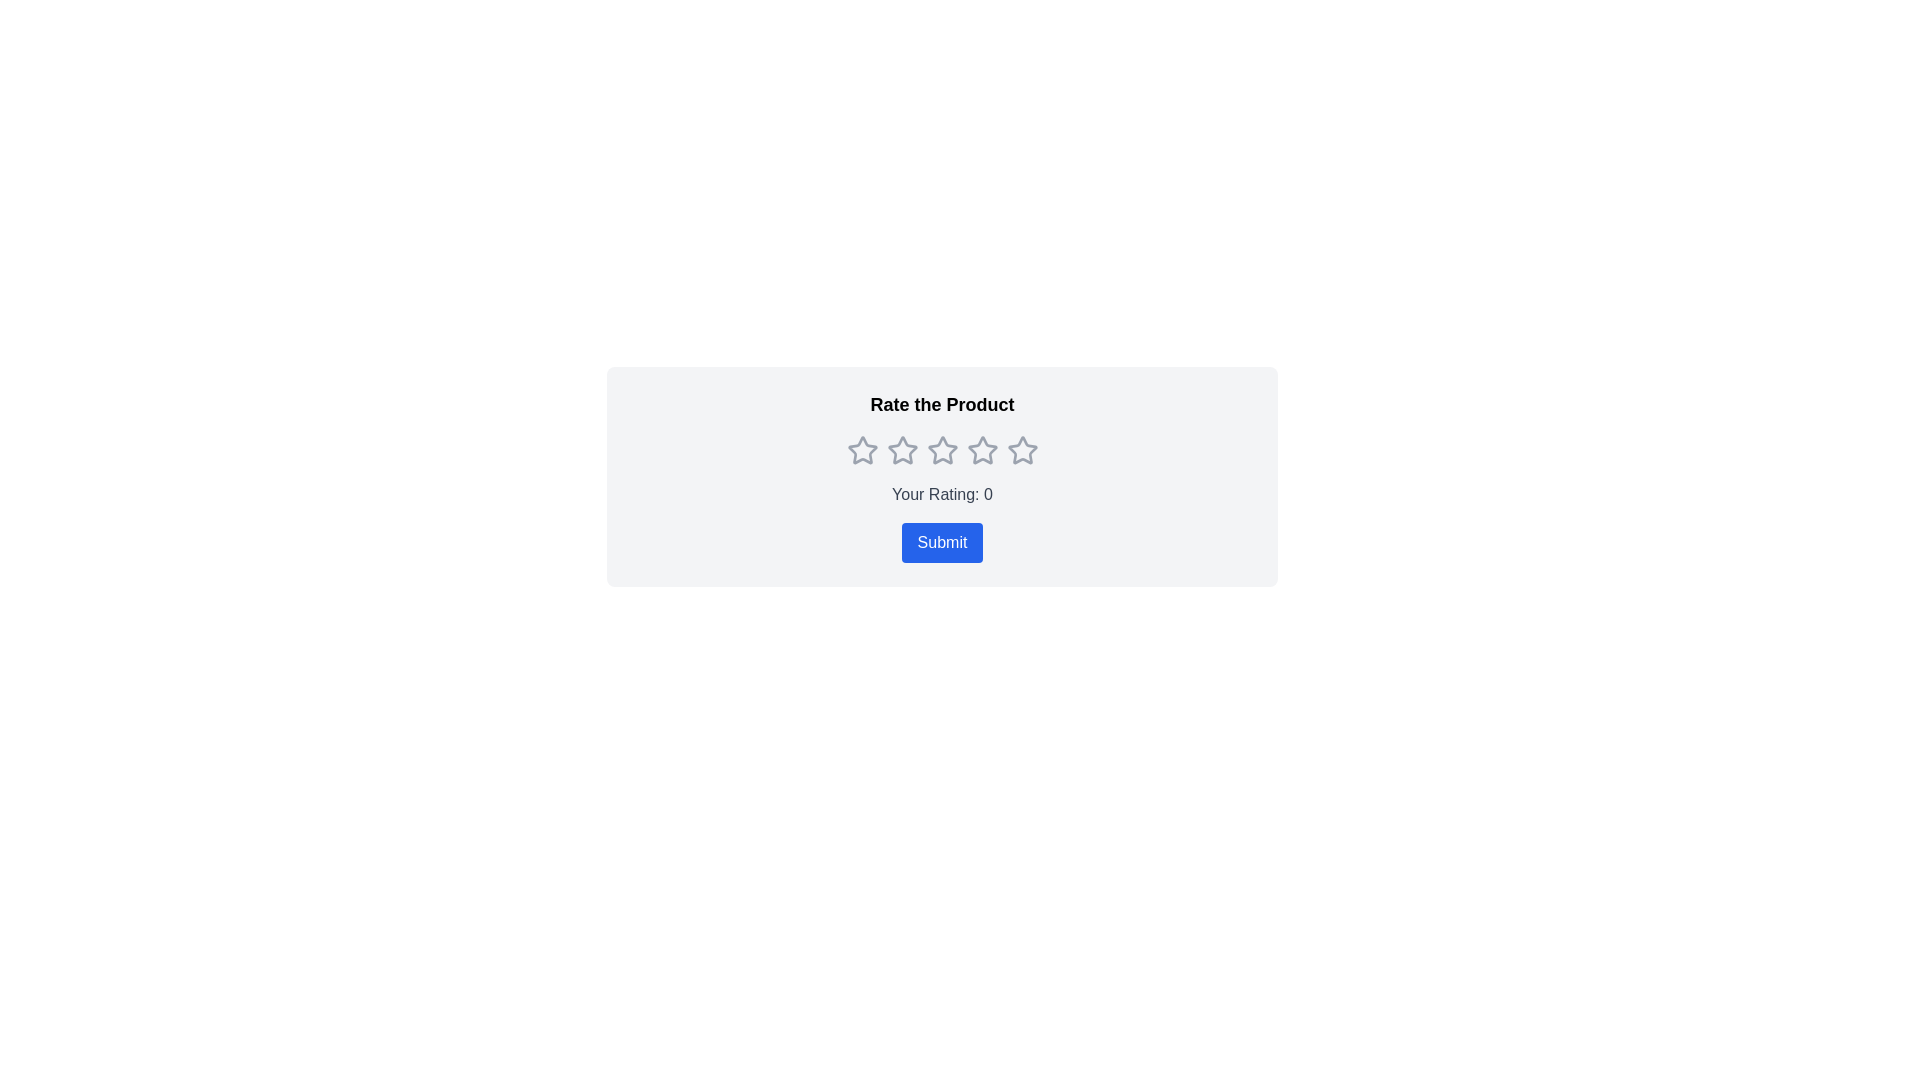 This screenshot has width=1920, height=1080. I want to click on the third star icon in the central rating bar, so click(941, 451).